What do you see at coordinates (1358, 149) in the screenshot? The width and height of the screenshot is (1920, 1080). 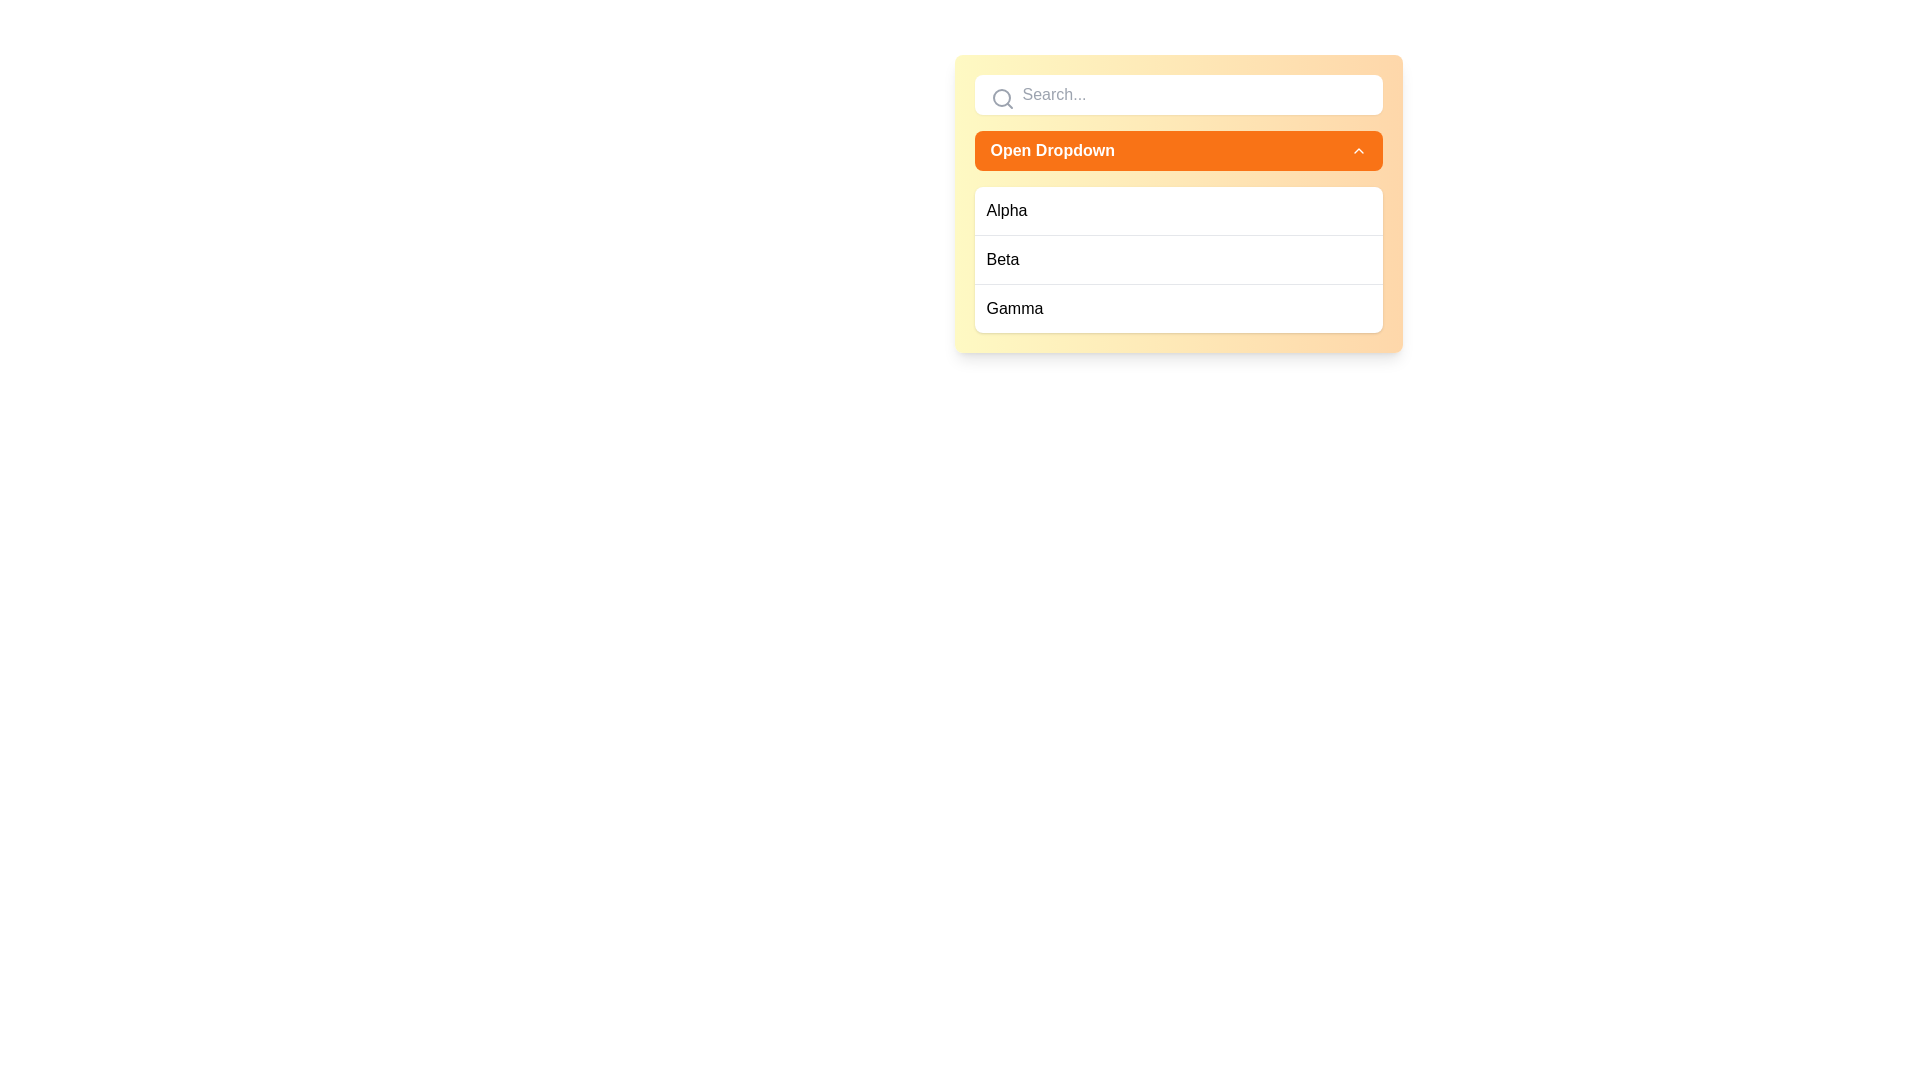 I see `the upward-pointing chevron icon located on the right edge of the orange button labeled 'Open Dropdown'` at bounding box center [1358, 149].